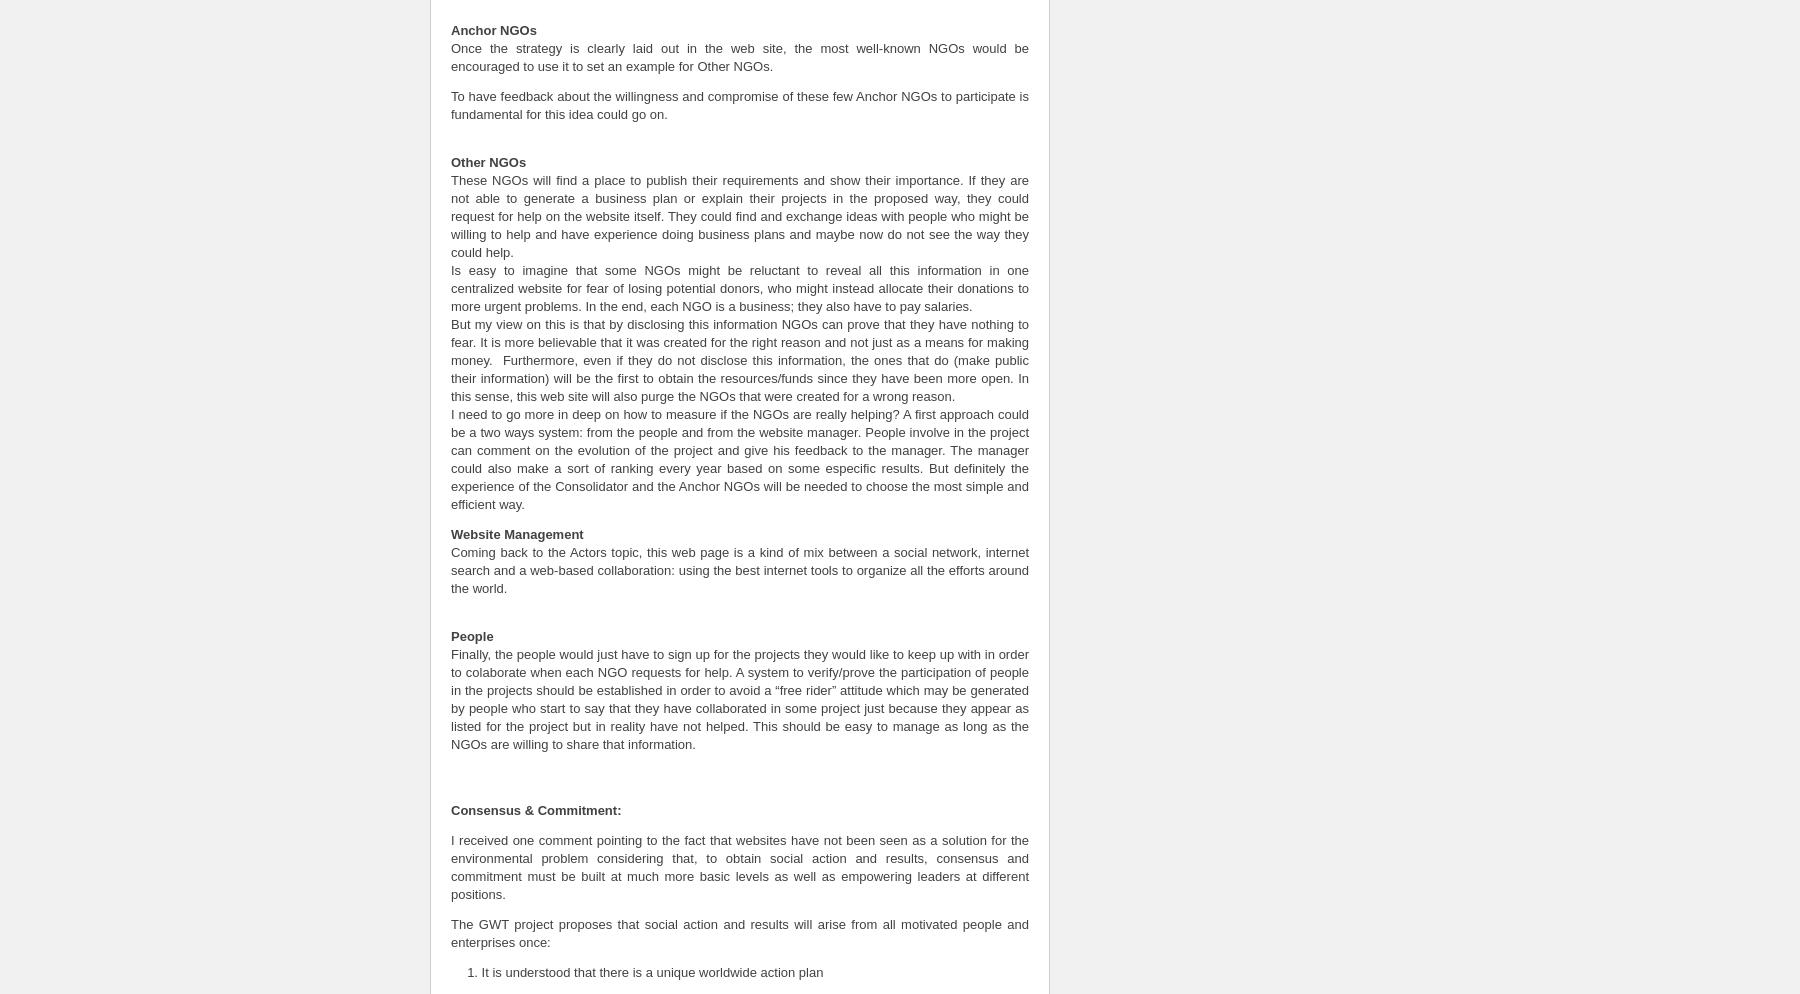 The image size is (1800, 994). What do you see at coordinates (738, 932) in the screenshot?
I see `'The GWT project proposes that social action and results will arise from all motivated people and enterprises once:'` at bounding box center [738, 932].